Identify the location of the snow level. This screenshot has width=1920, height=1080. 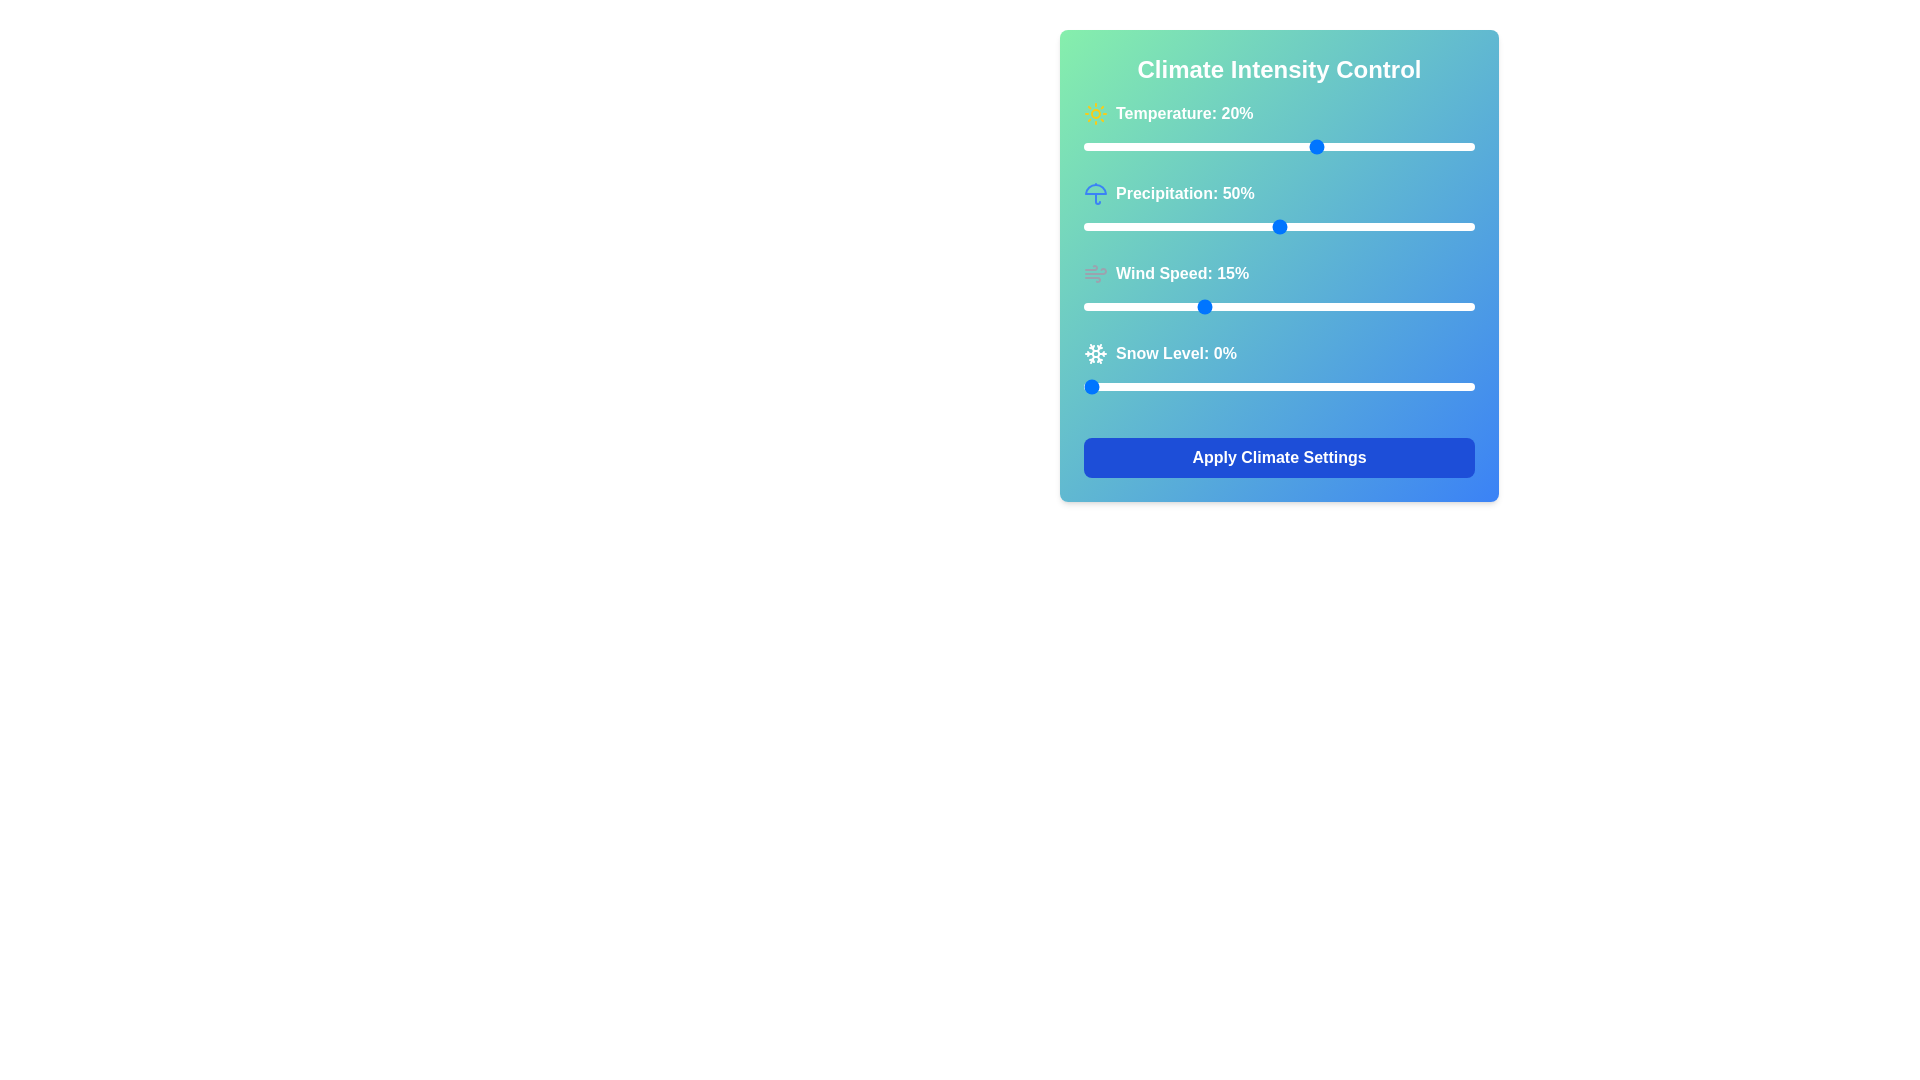
(1427, 386).